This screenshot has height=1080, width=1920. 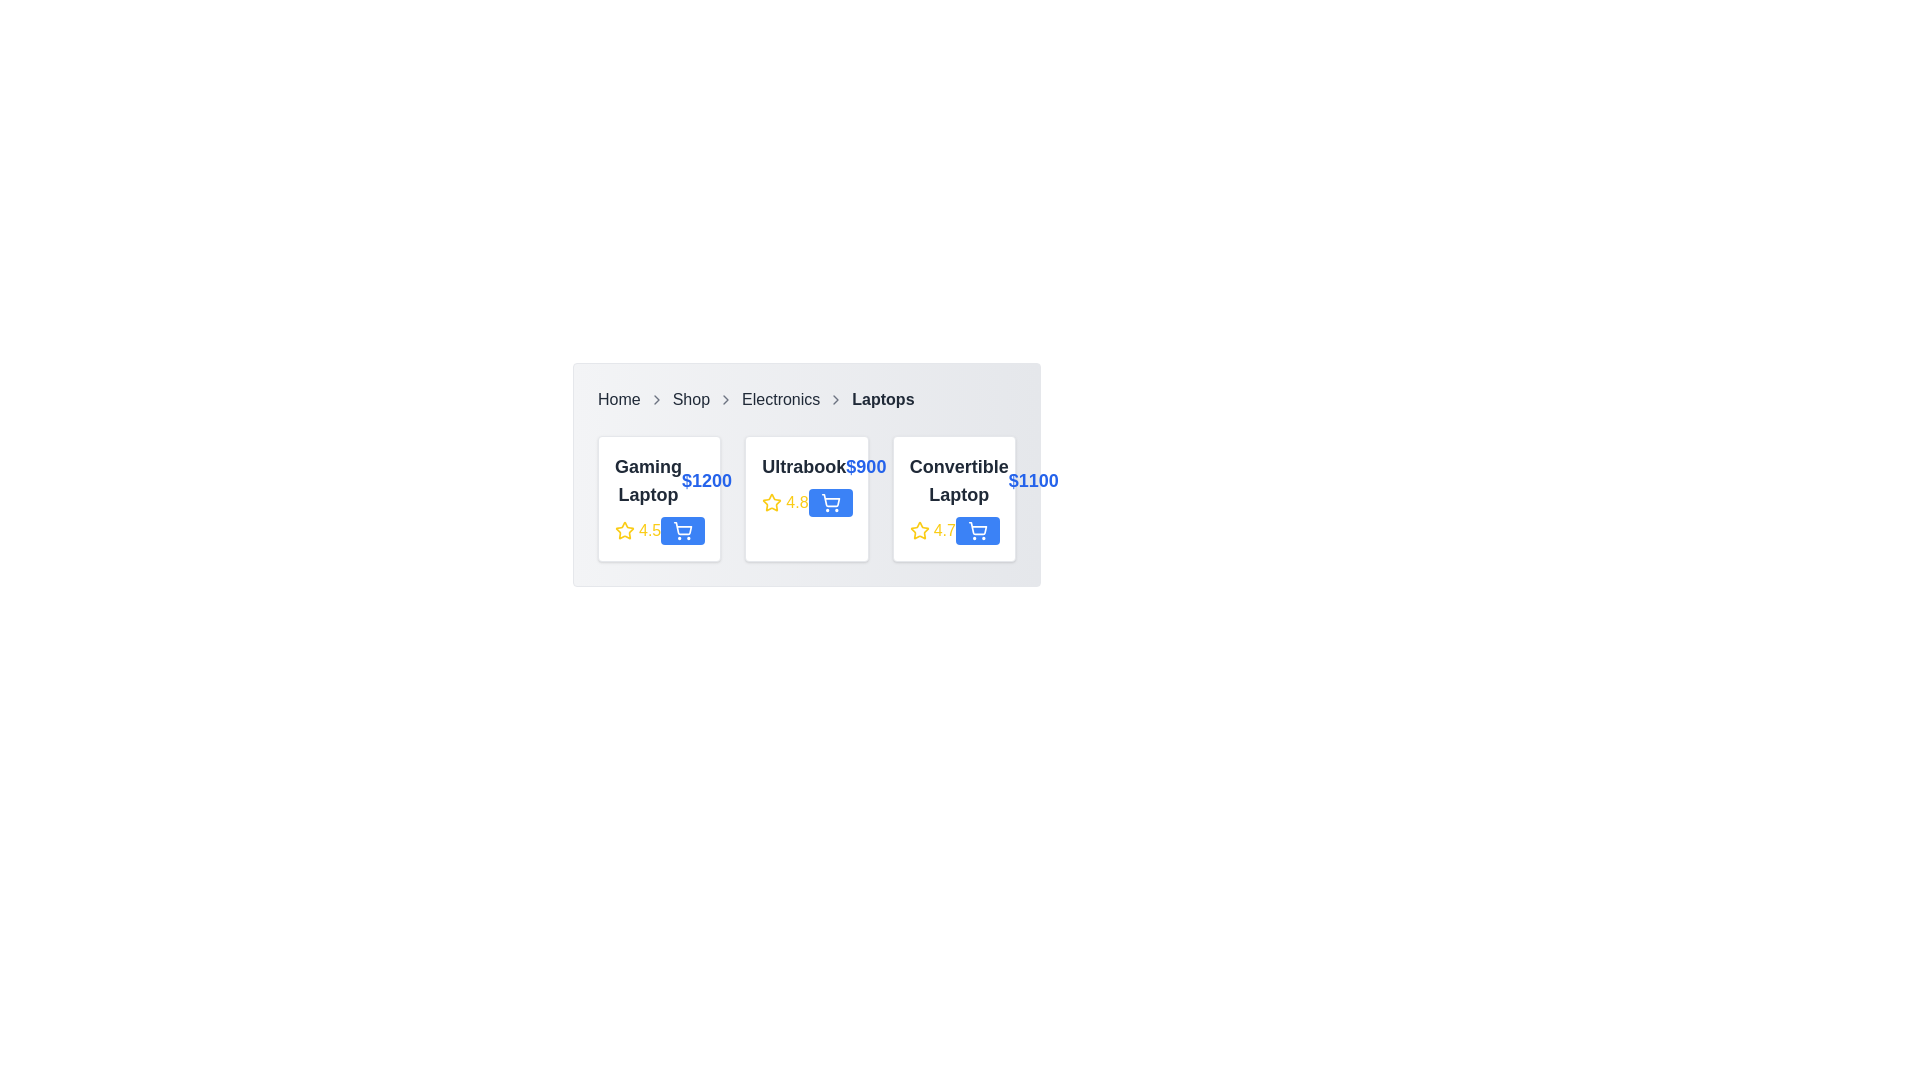 I want to click on the 'Home' hyperlink, so click(x=618, y=400).